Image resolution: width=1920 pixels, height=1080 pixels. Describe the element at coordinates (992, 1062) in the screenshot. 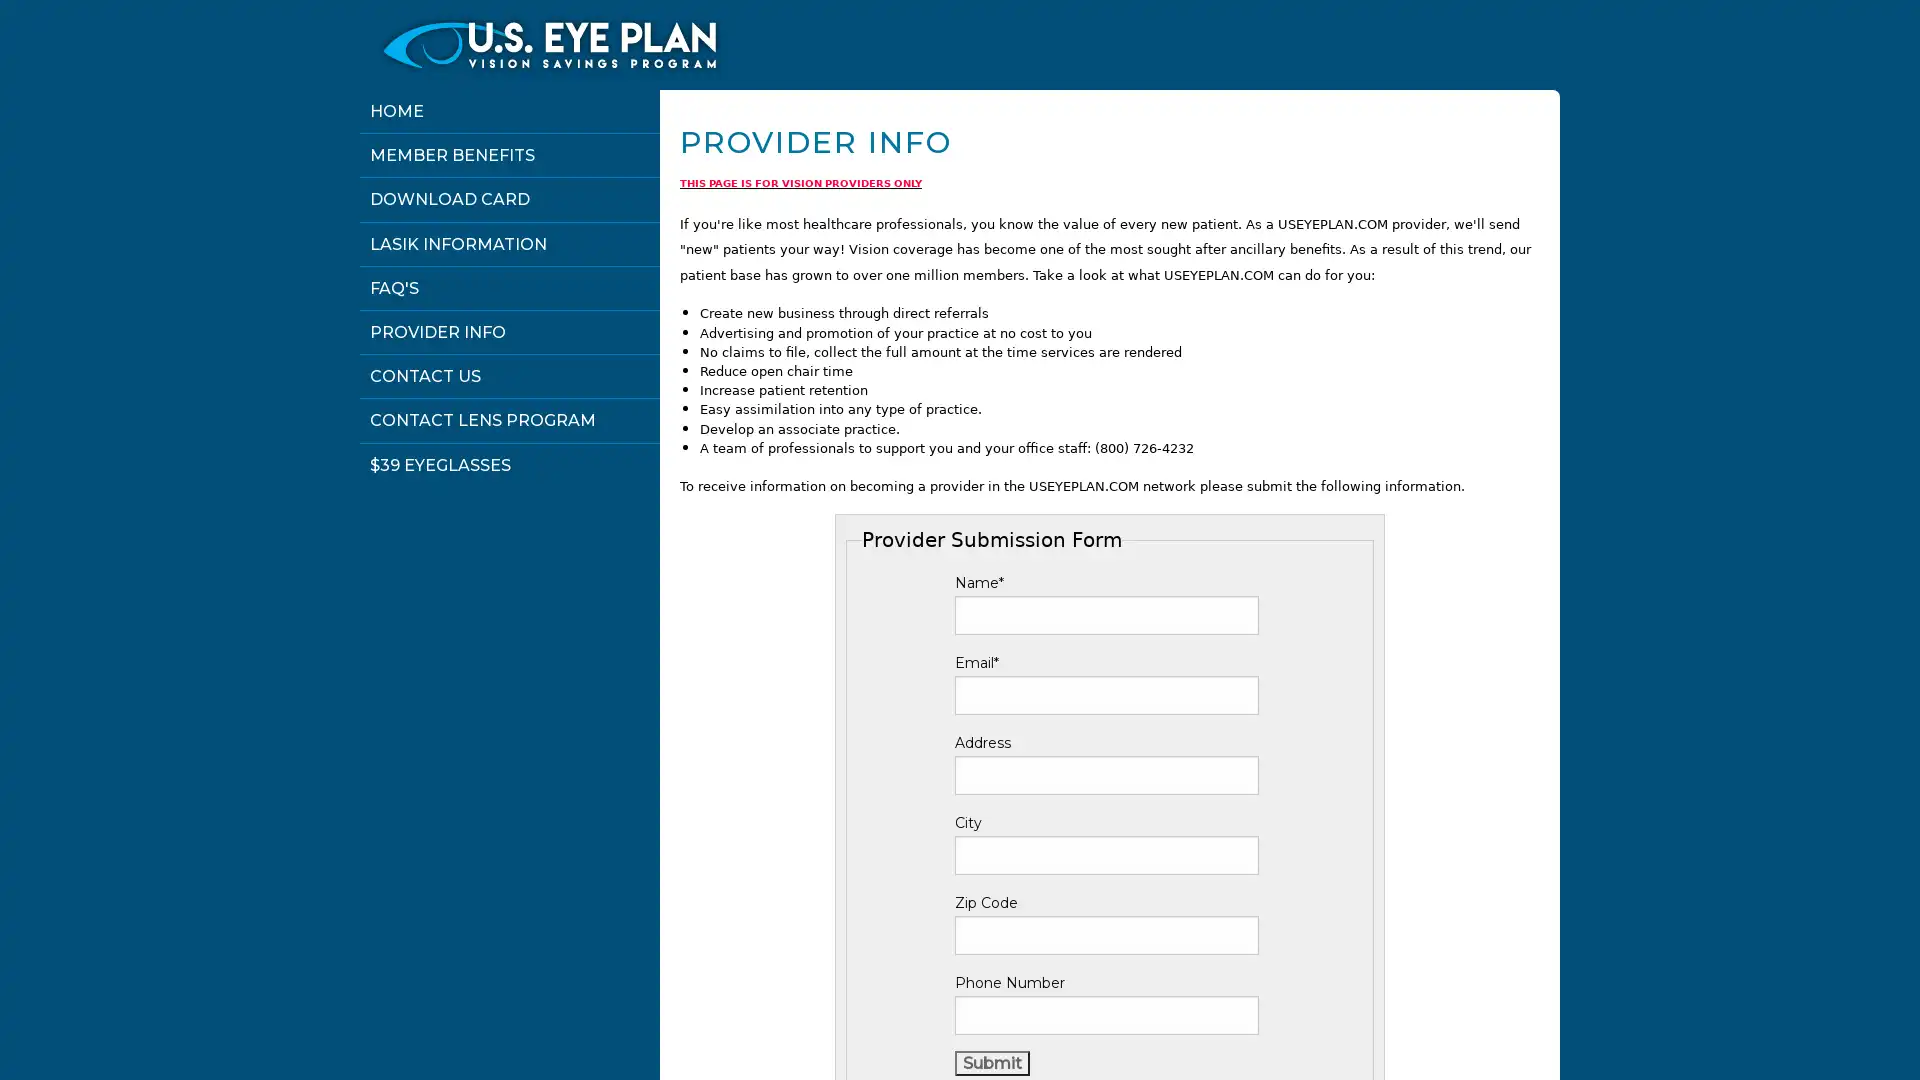

I see `Submit` at that location.